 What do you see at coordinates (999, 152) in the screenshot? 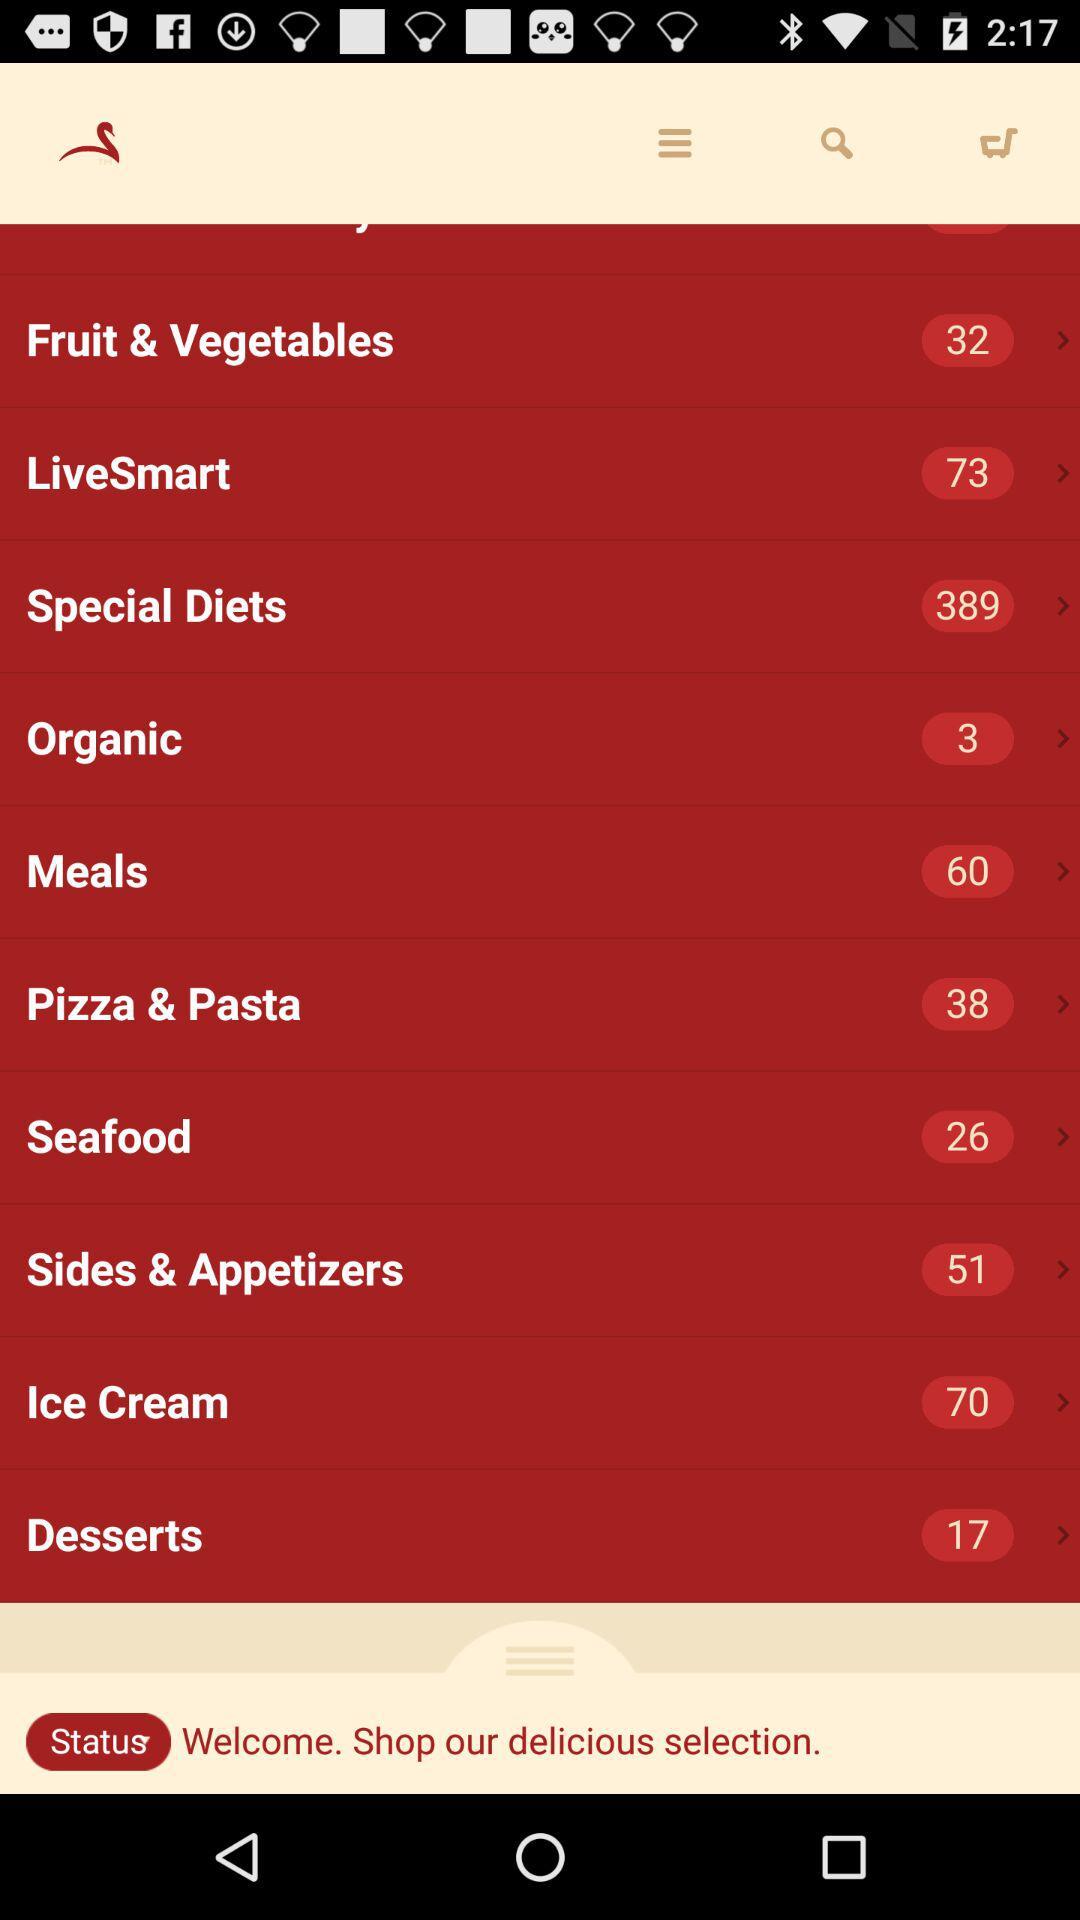
I see `the cart icon` at bounding box center [999, 152].